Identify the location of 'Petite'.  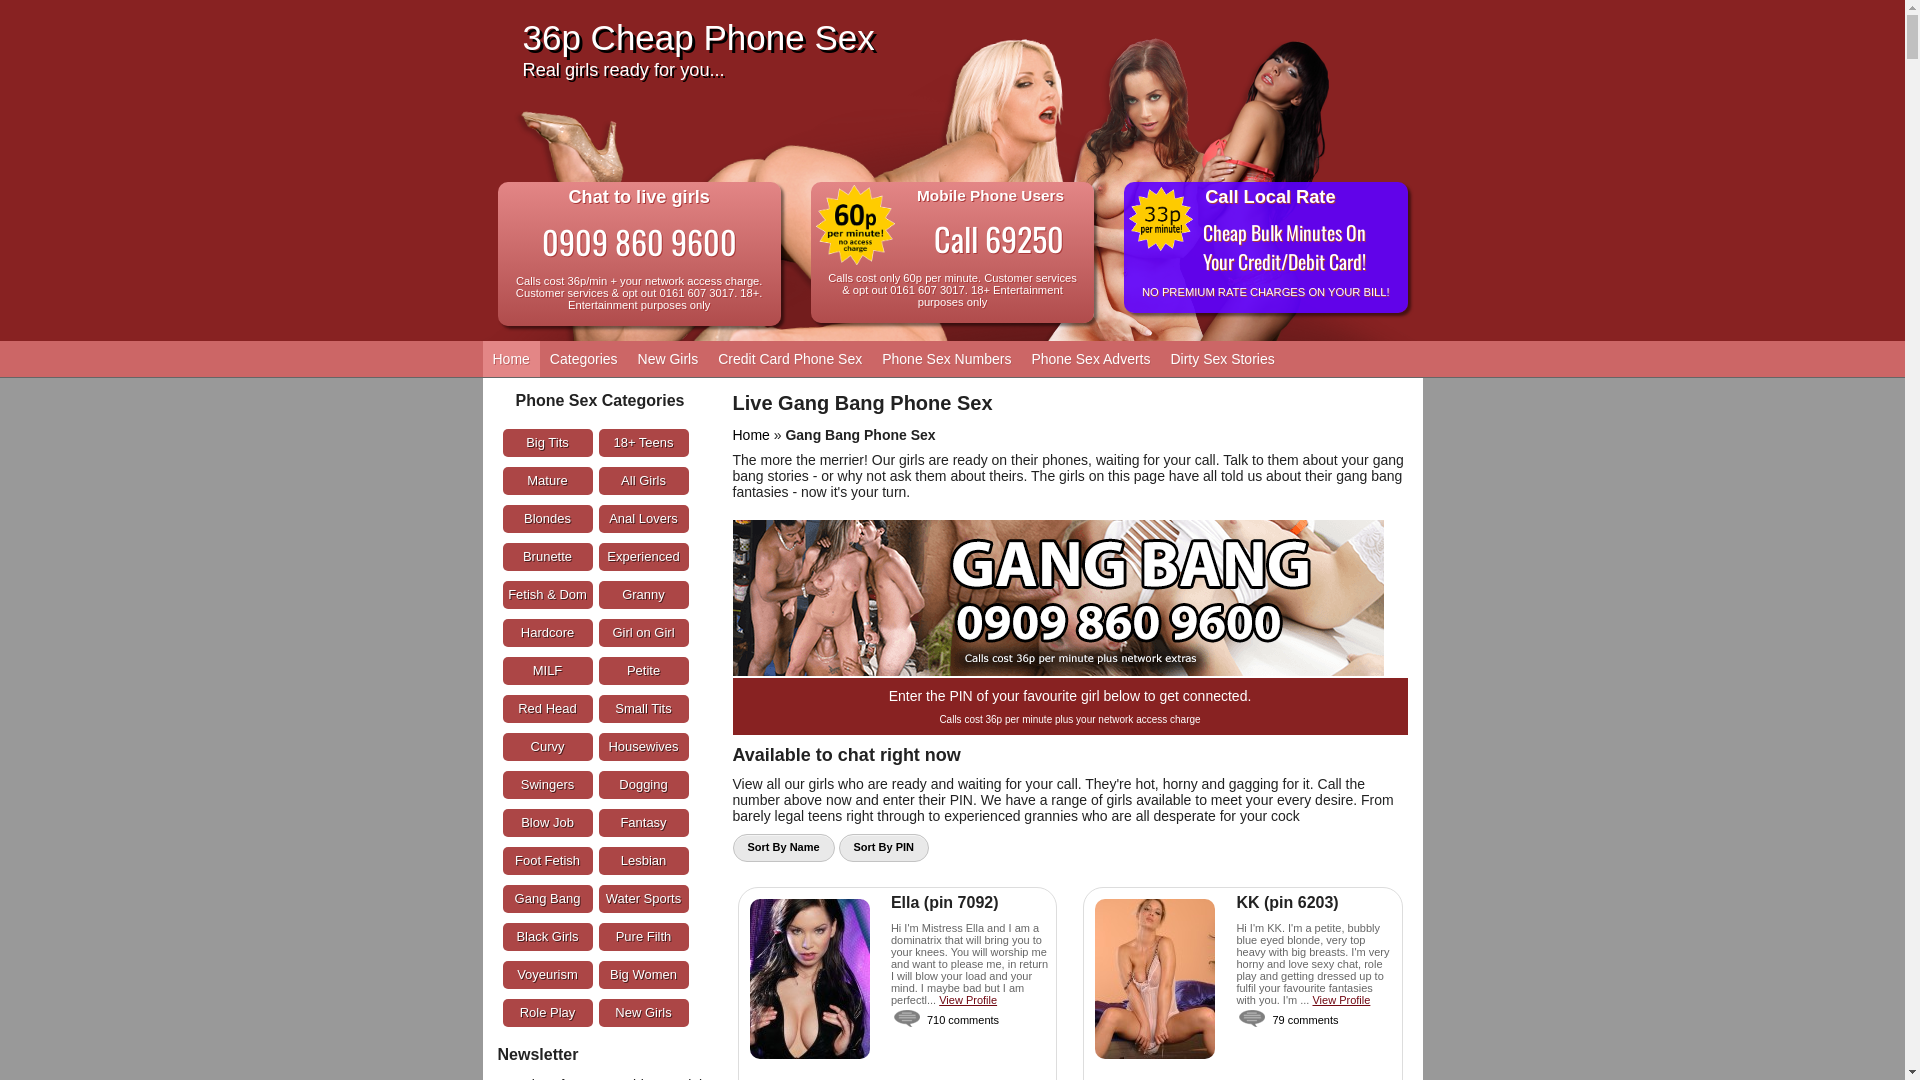
(643, 671).